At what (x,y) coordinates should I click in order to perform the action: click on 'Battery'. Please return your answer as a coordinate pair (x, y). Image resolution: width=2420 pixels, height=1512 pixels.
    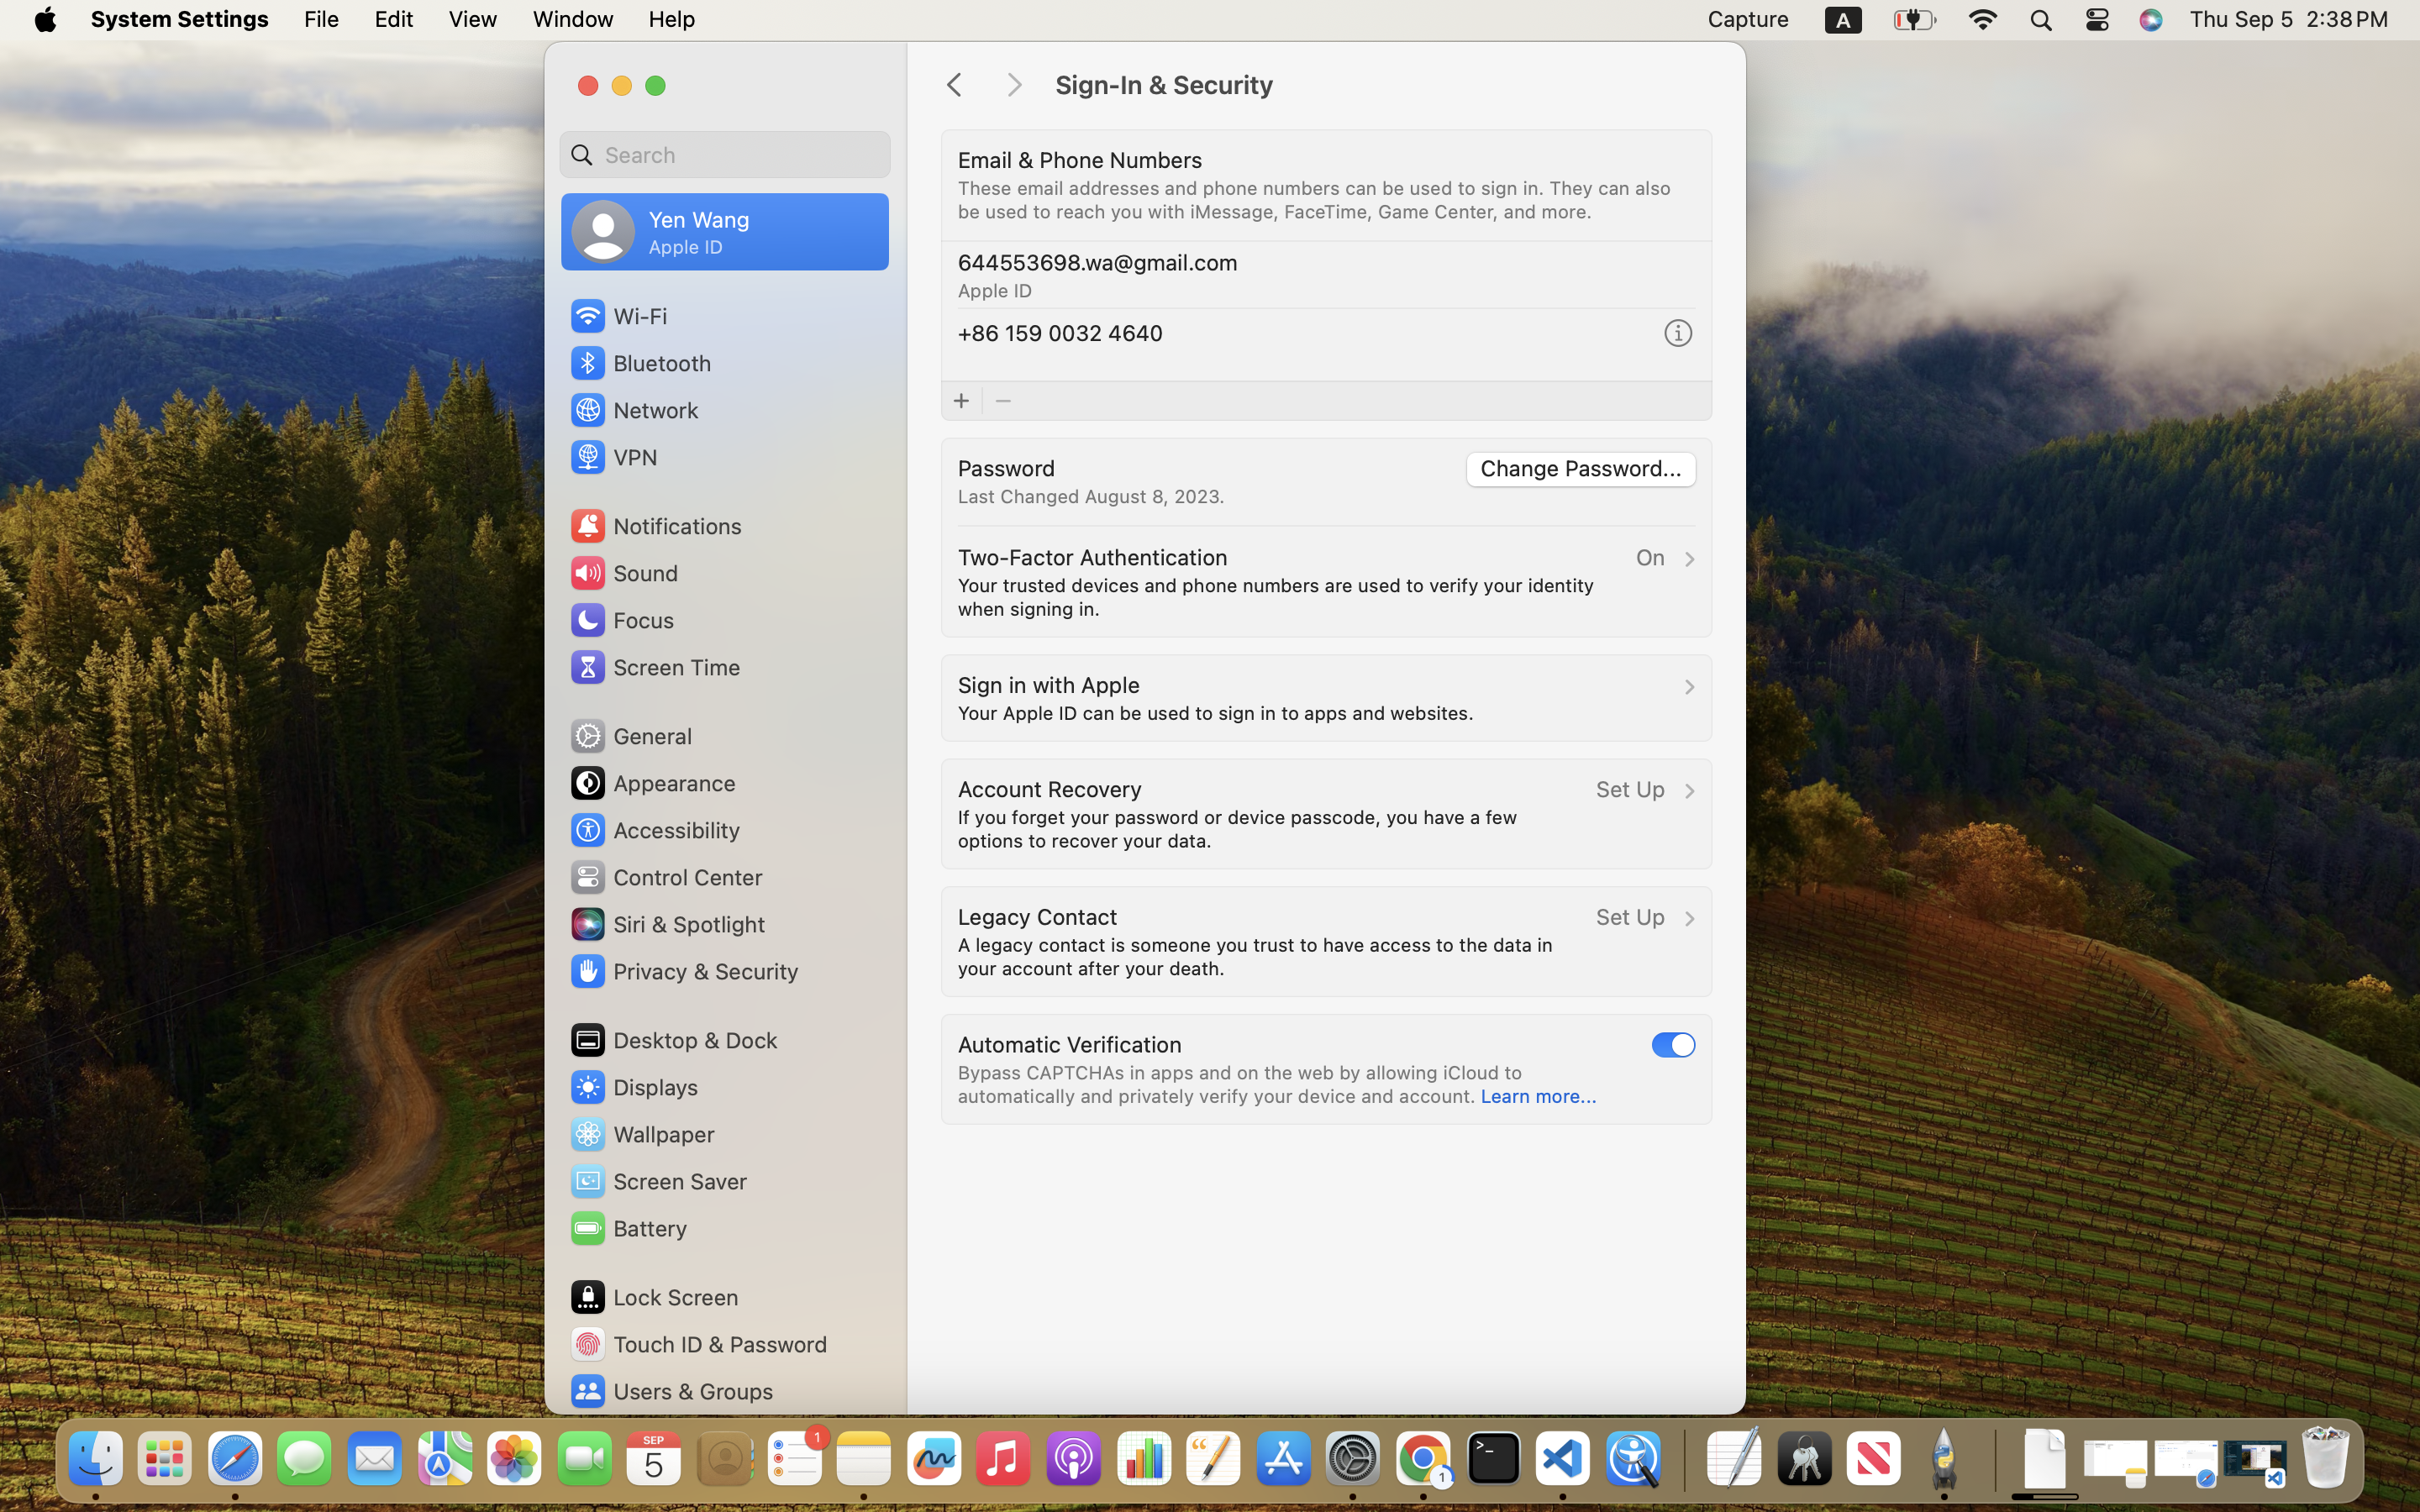
    Looking at the image, I should click on (628, 1226).